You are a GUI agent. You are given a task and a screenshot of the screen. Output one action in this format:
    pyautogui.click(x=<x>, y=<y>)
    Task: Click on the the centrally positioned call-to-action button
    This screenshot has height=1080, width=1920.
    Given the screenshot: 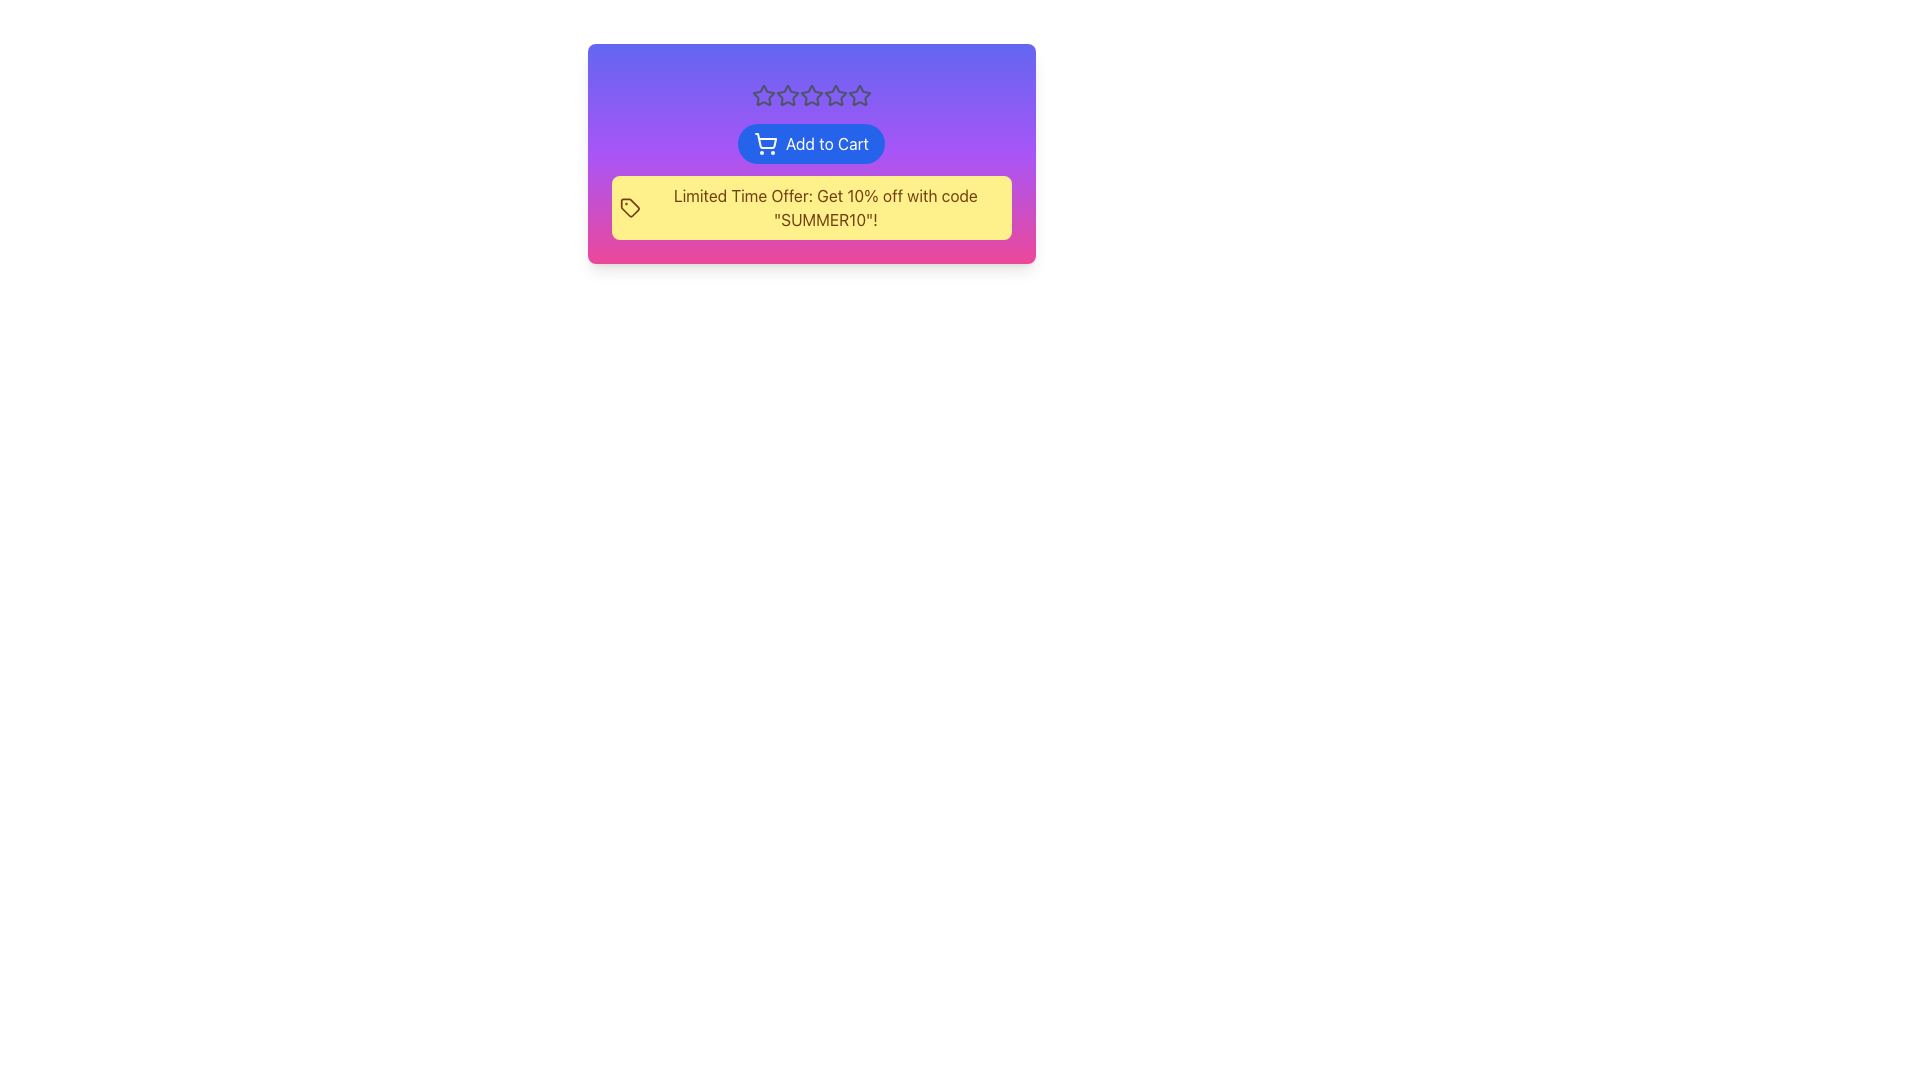 What is the action you would take?
    pyautogui.click(x=811, y=142)
    